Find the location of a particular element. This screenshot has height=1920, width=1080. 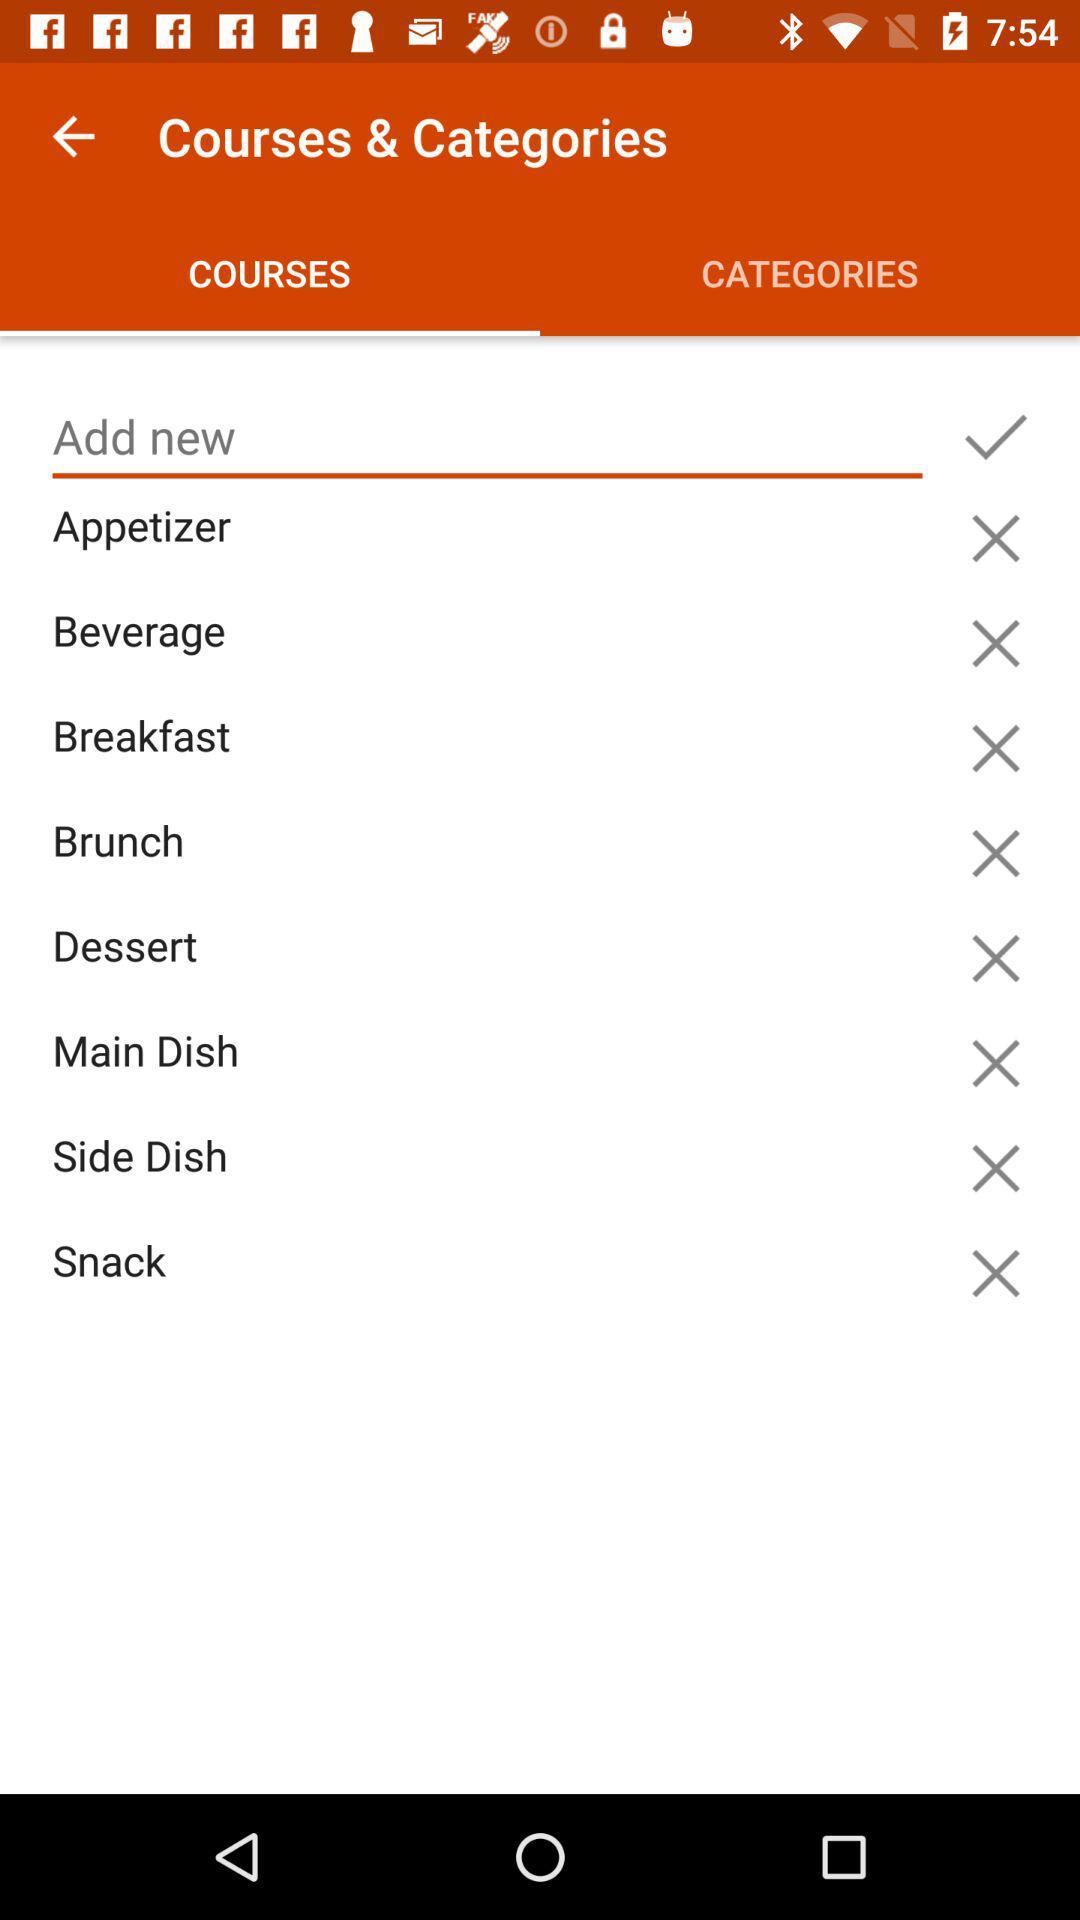

the item above the main dish item is located at coordinates (492, 969).